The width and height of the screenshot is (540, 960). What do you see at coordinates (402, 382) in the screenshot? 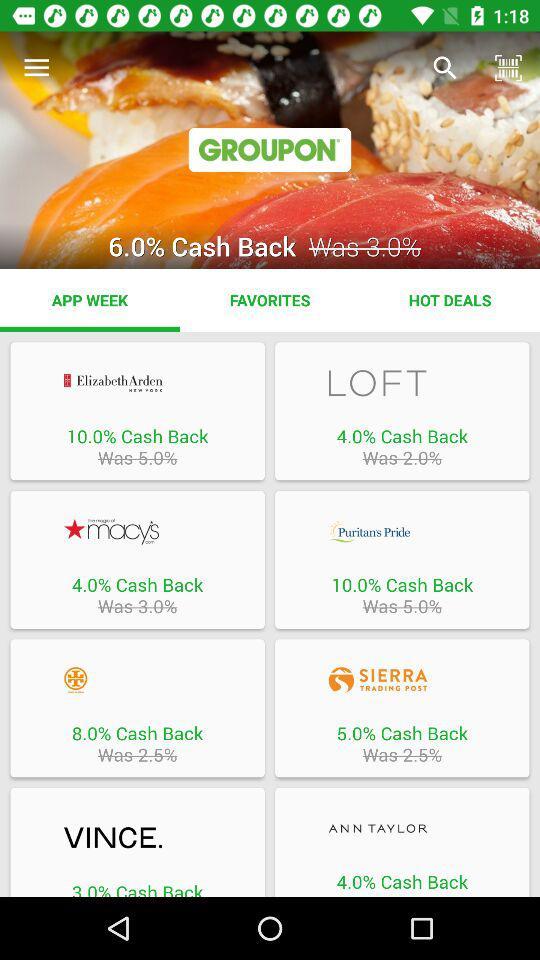
I see `loft offer` at bounding box center [402, 382].